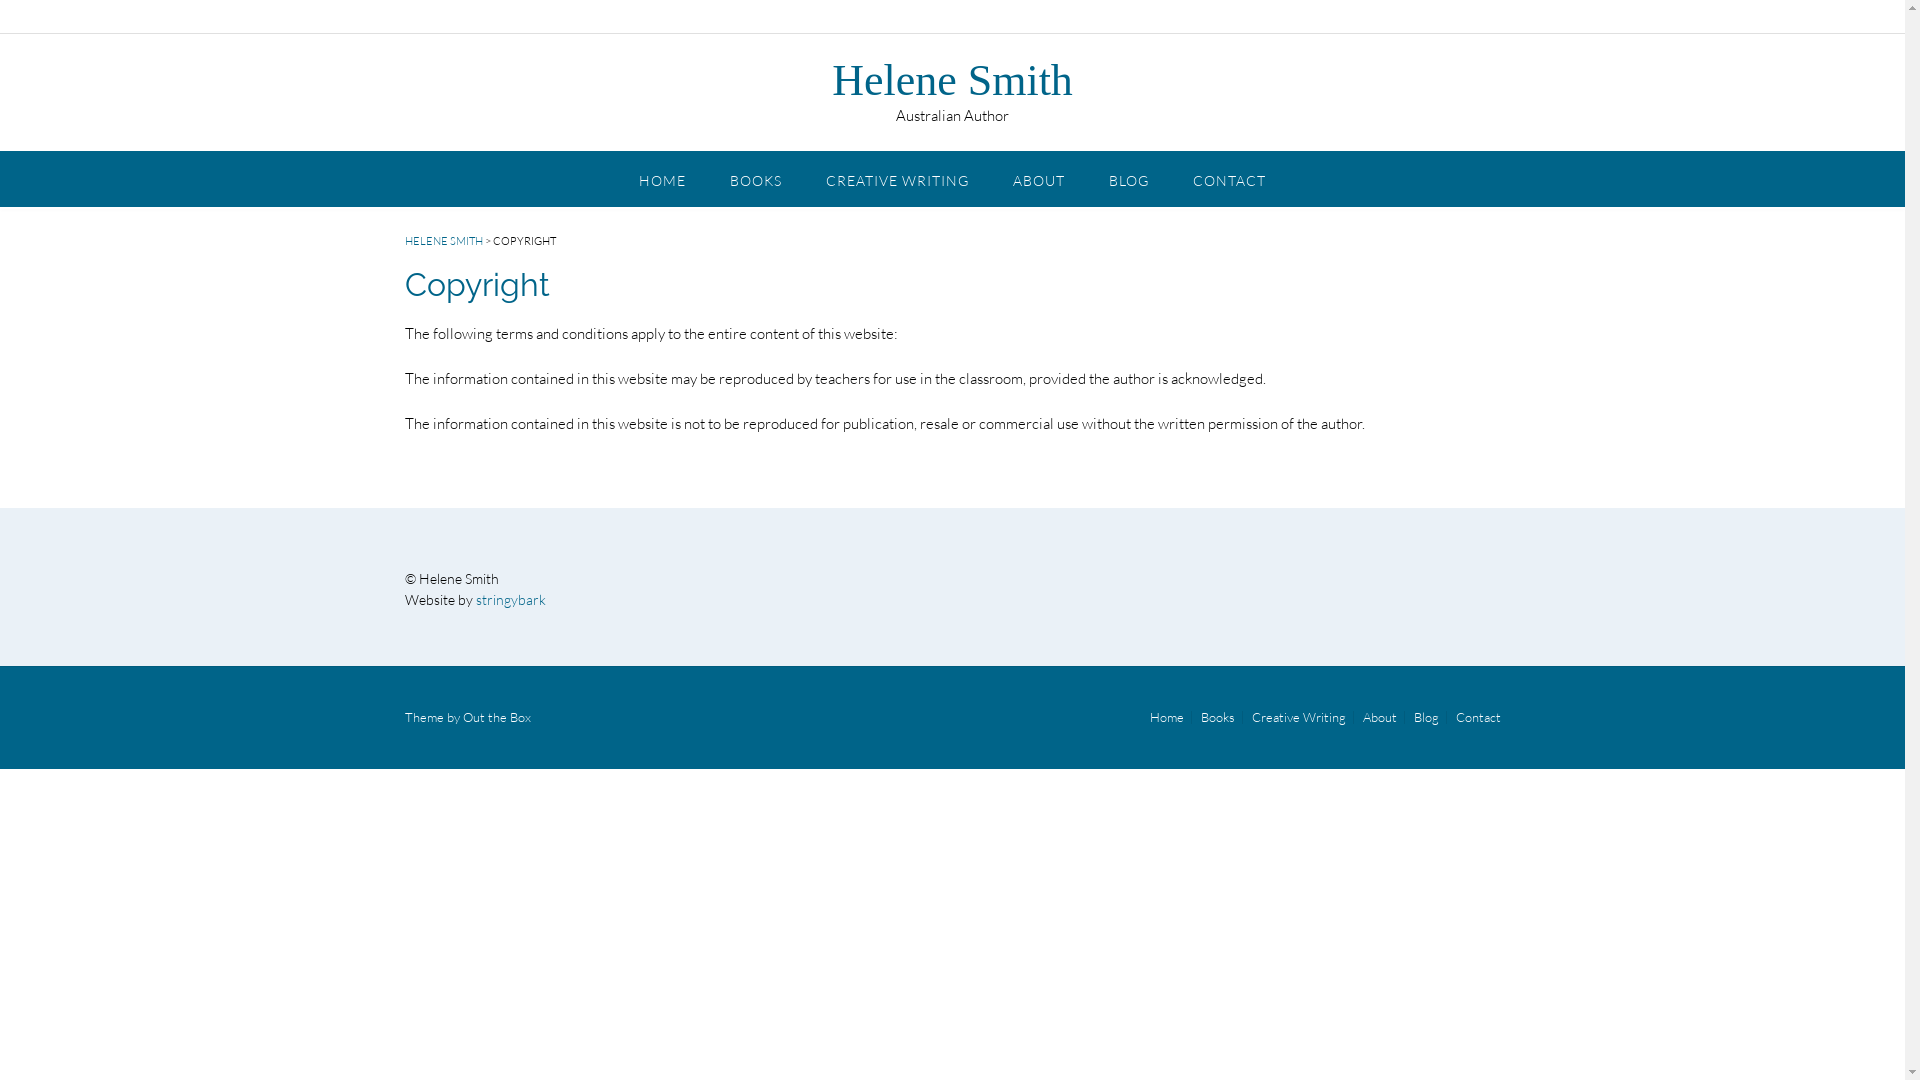  Describe the element at coordinates (1128, 176) in the screenshot. I see `'BLOG'` at that location.